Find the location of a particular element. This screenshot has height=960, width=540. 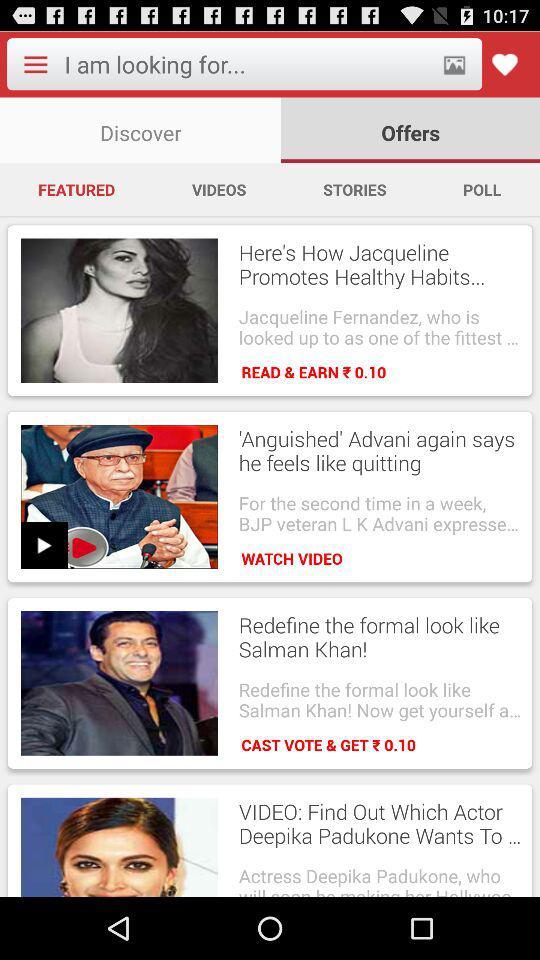

search what we want is located at coordinates (247, 64).